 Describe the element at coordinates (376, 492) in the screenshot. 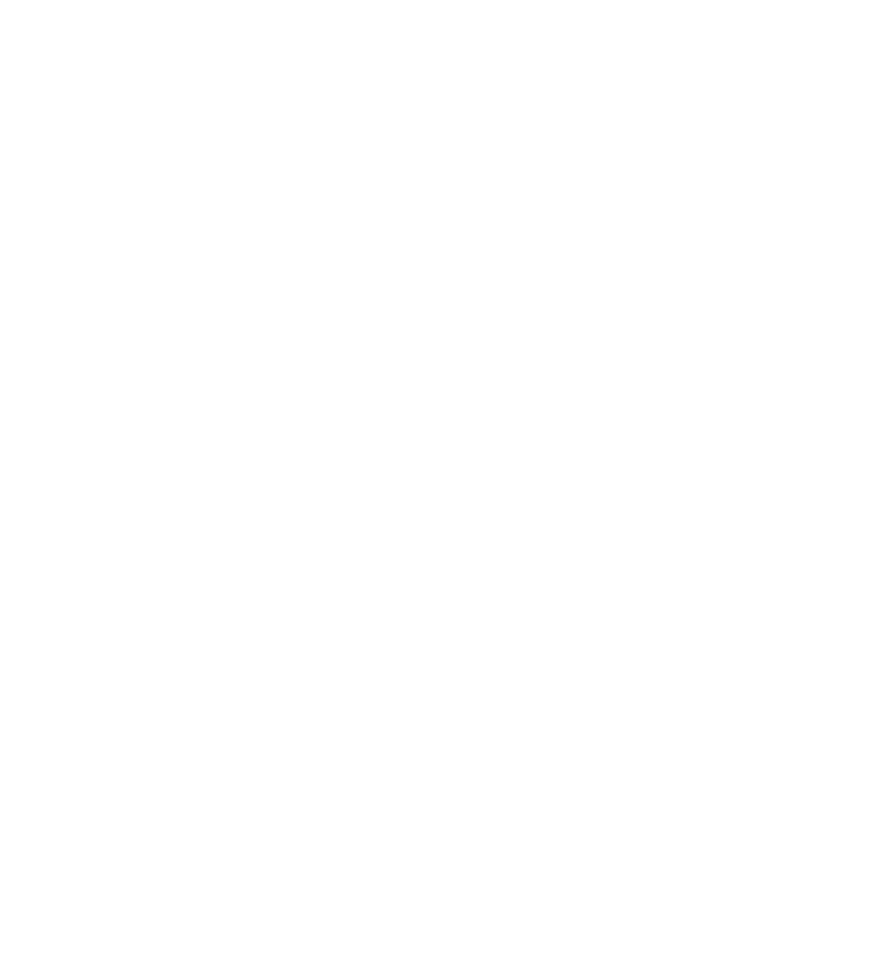

I see `'Auralex Debuts EcoPrint Custom-Printed Acoustical Absorbers'` at that location.